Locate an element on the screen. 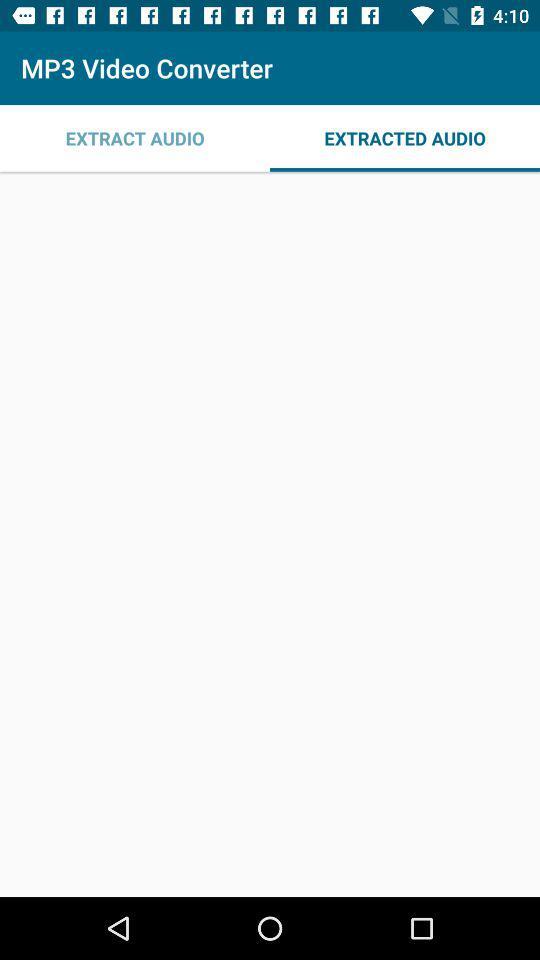 The image size is (540, 960). the app below mp3 video converter is located at coordinates (405, 137).